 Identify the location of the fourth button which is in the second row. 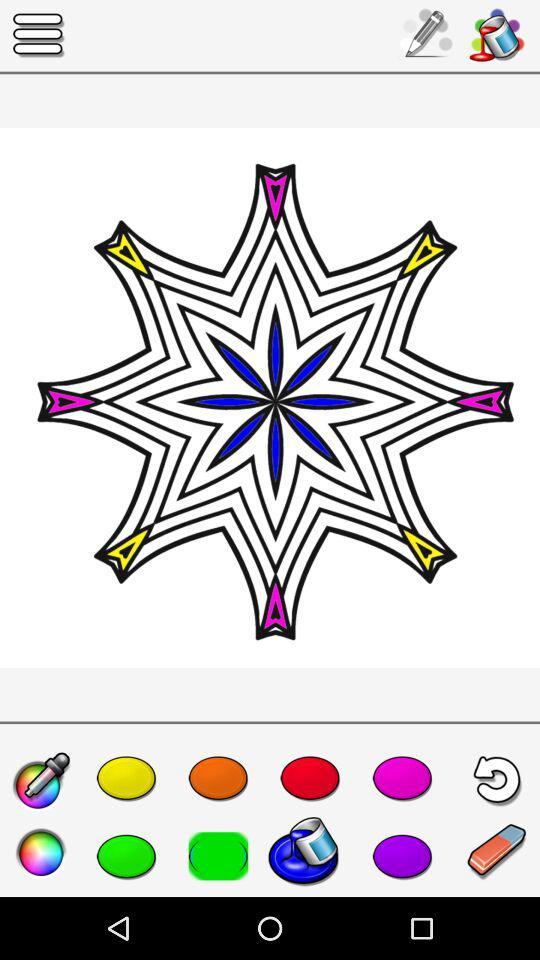
(310, 855).